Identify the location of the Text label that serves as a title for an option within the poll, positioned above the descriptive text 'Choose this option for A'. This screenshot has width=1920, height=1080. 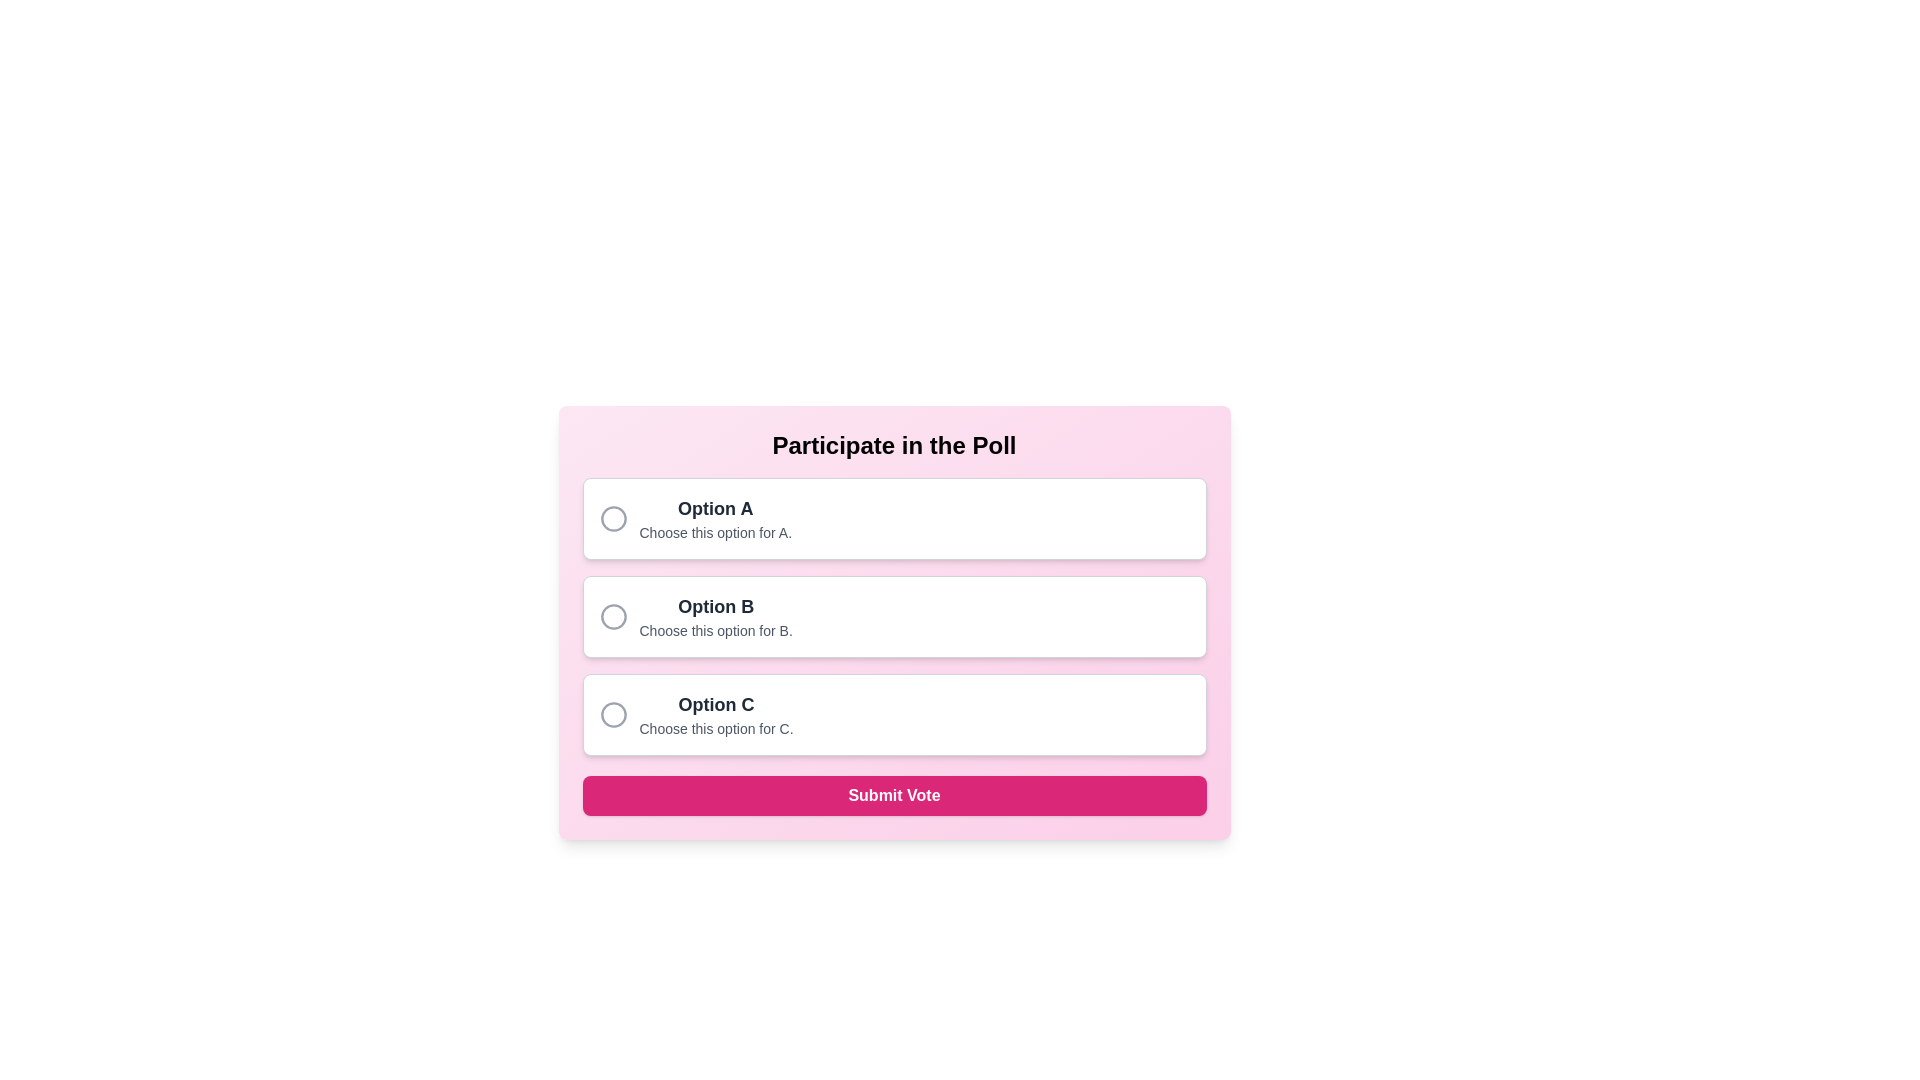
(715, 508).